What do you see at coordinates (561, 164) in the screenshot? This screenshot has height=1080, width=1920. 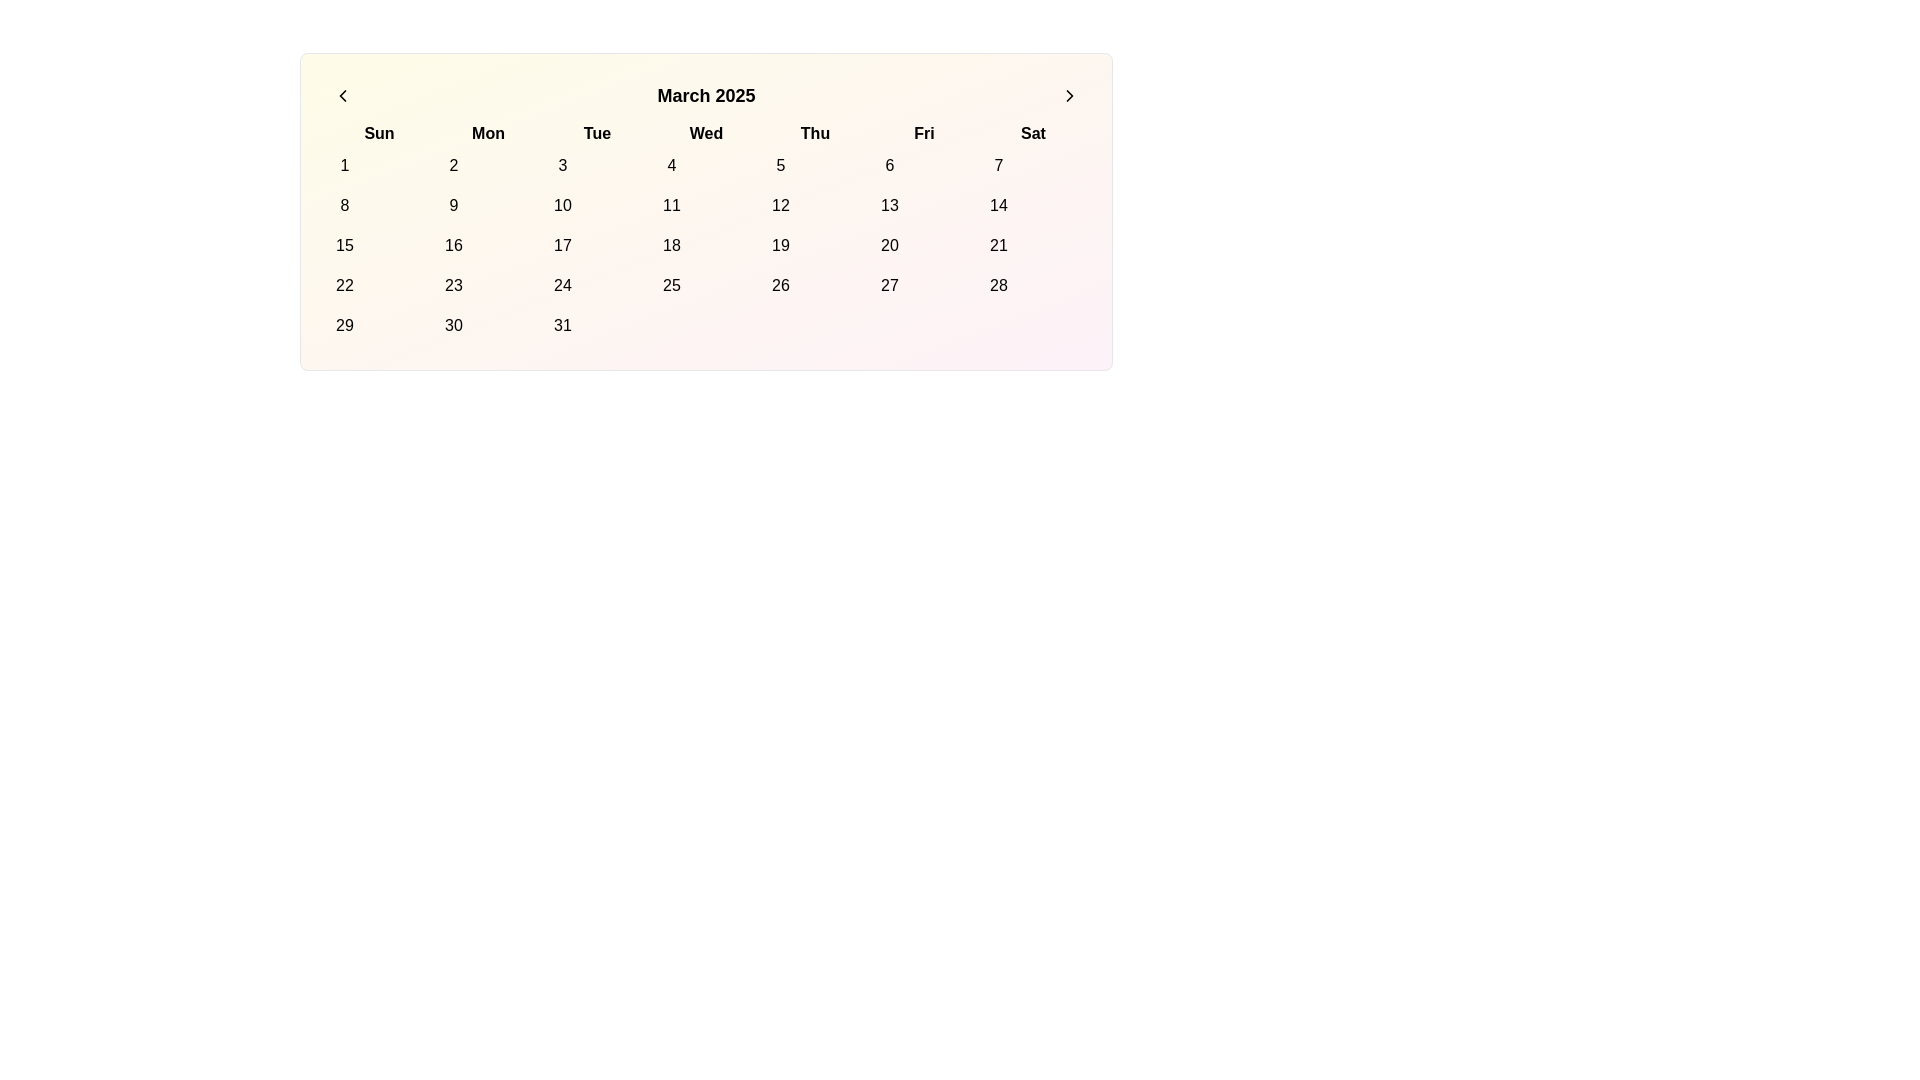 I see `the button representing the date '3' in the calendar under the 'Tue' column to trigger a background color change` at bounding box center [561, 164].